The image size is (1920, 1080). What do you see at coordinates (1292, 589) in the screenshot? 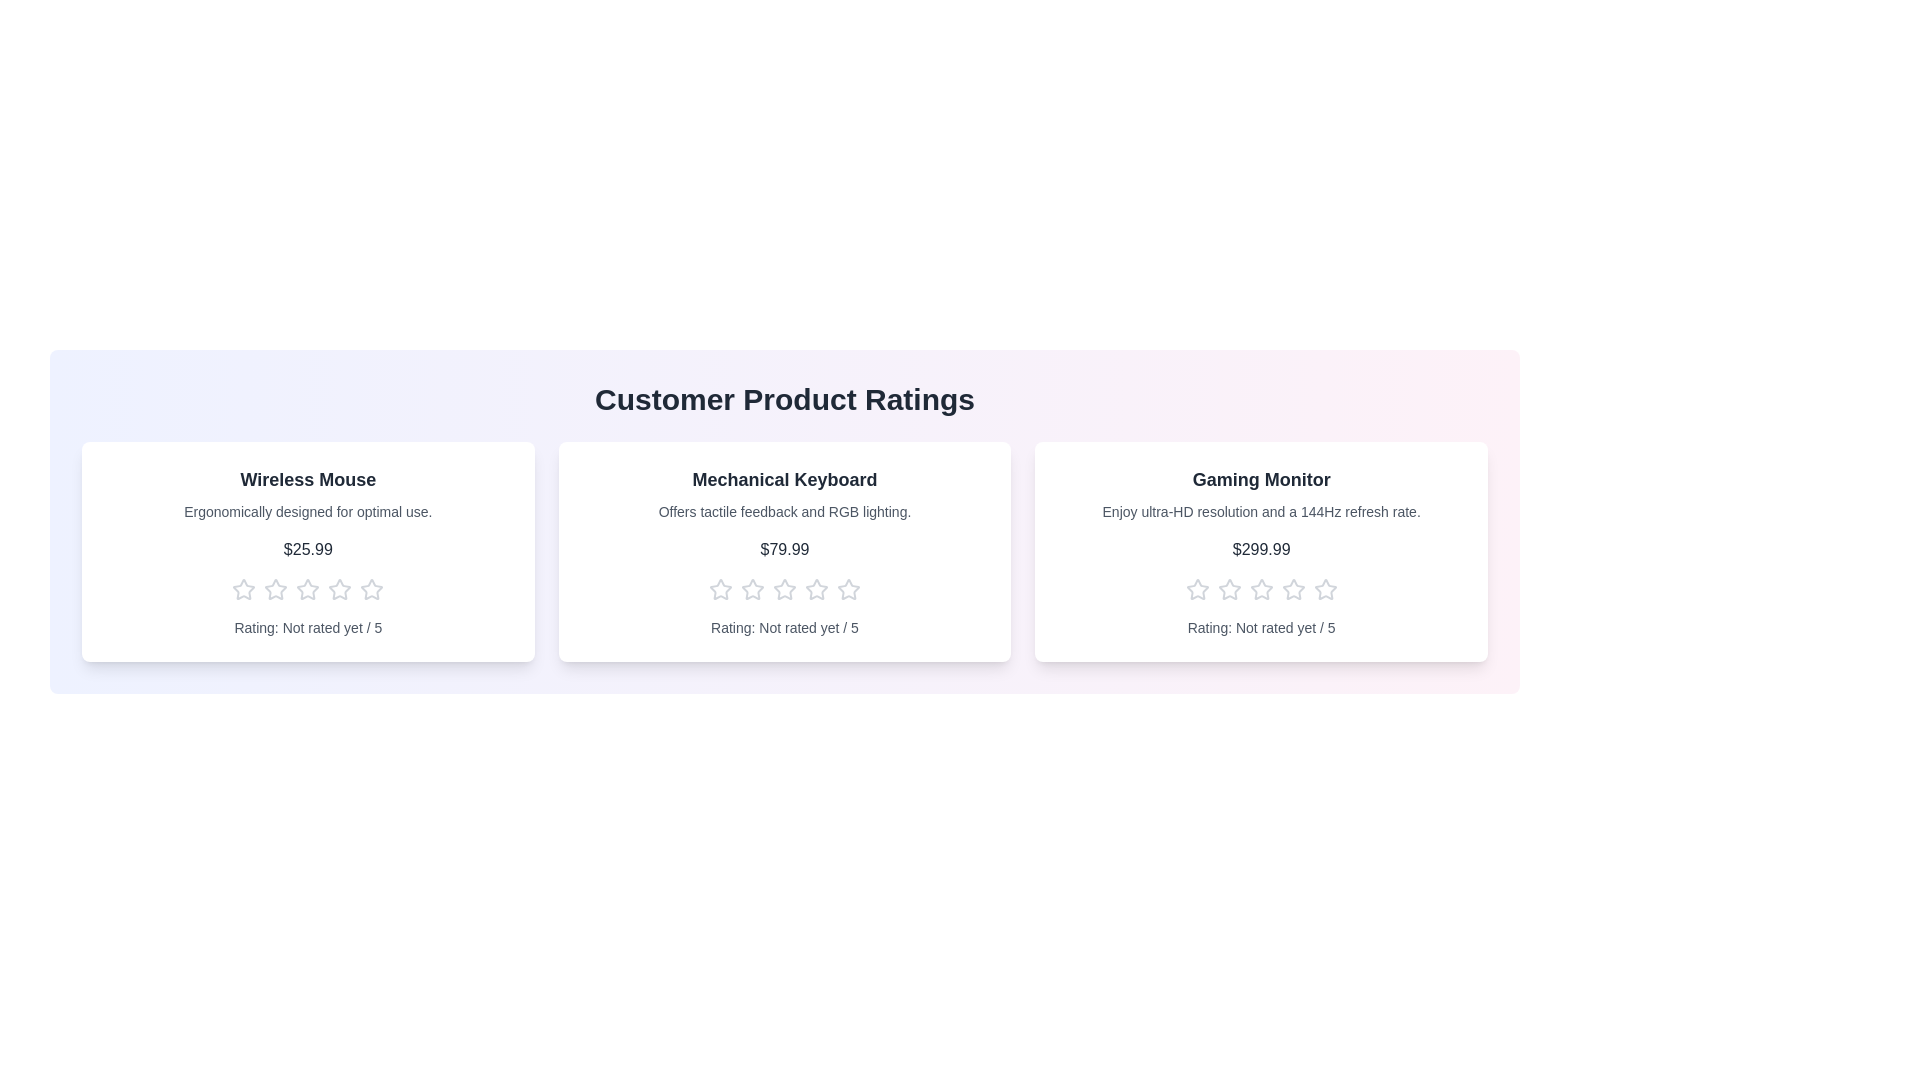
I see `the star corresponding to the rating 4 for the product Gaming Monitor` at bounding box center [1292, 589].